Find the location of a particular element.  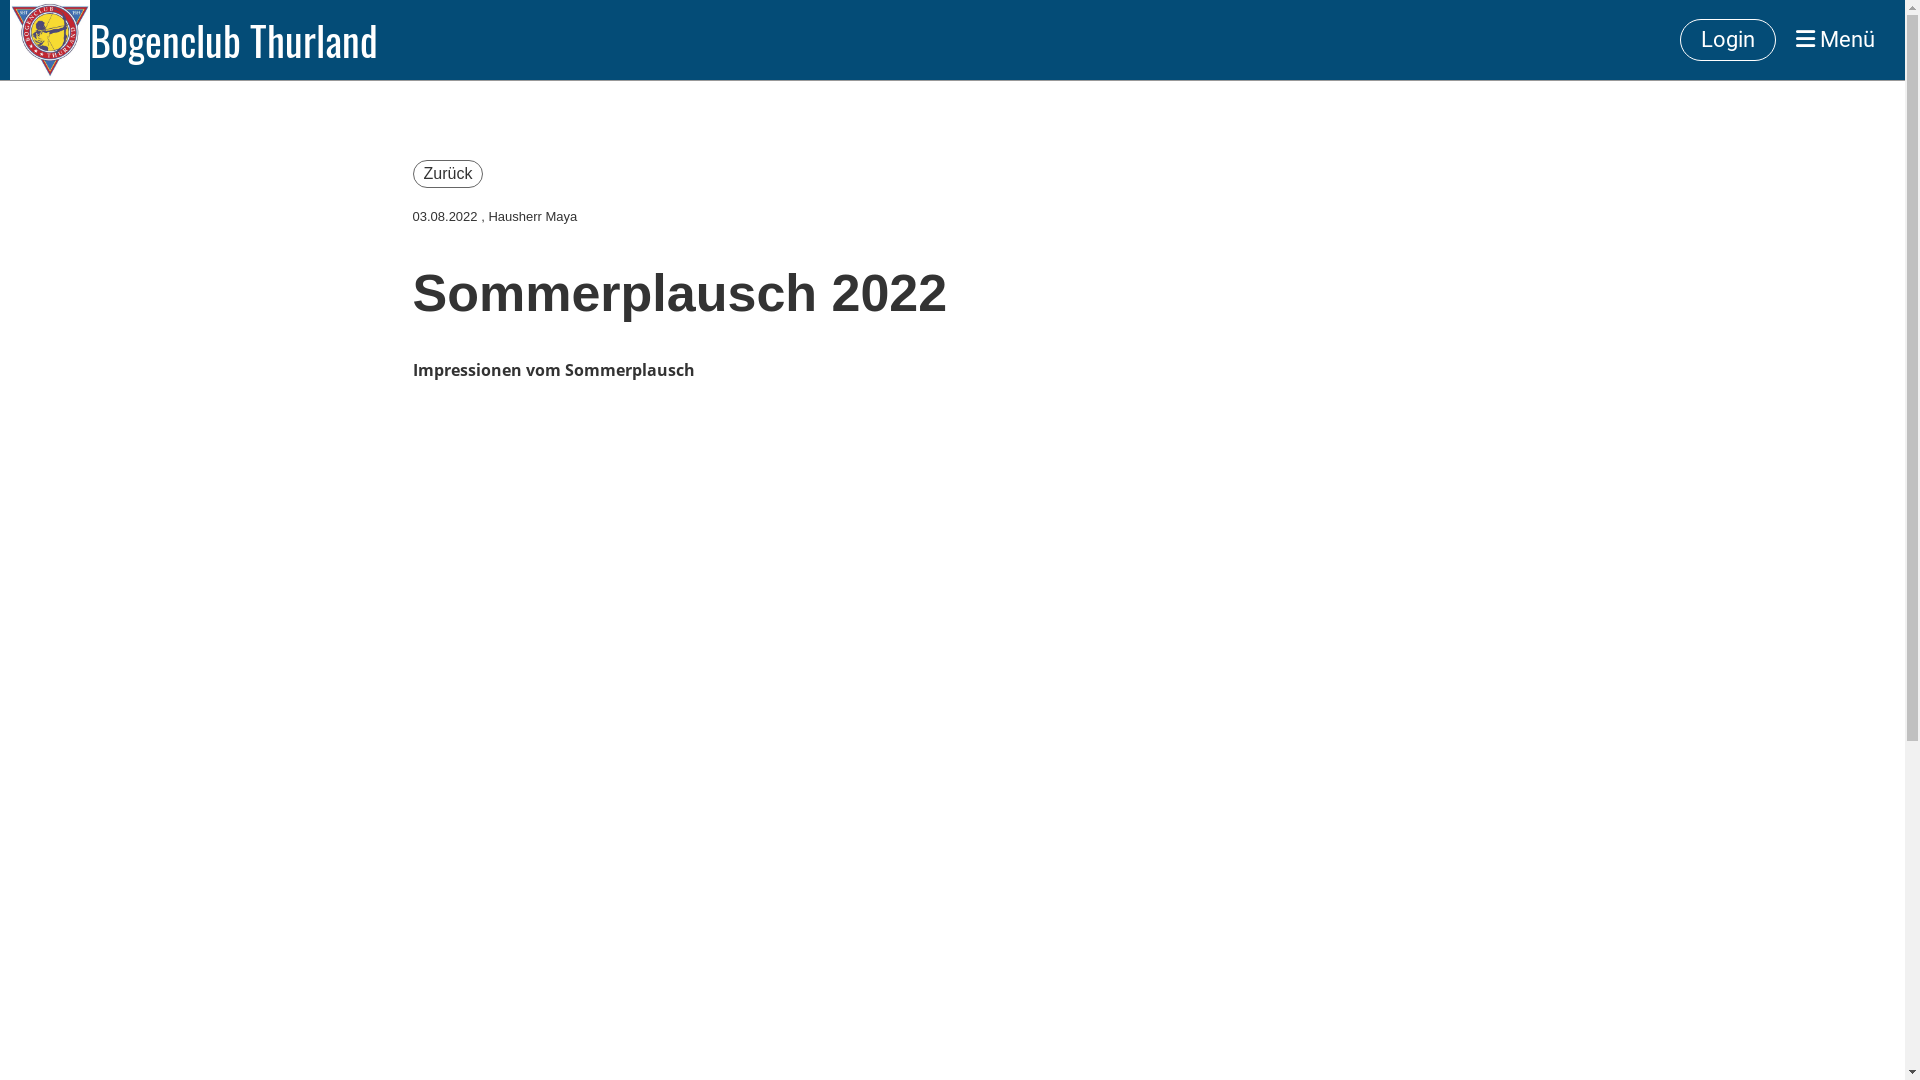

'Login' is located at coordinates (1680, 40).